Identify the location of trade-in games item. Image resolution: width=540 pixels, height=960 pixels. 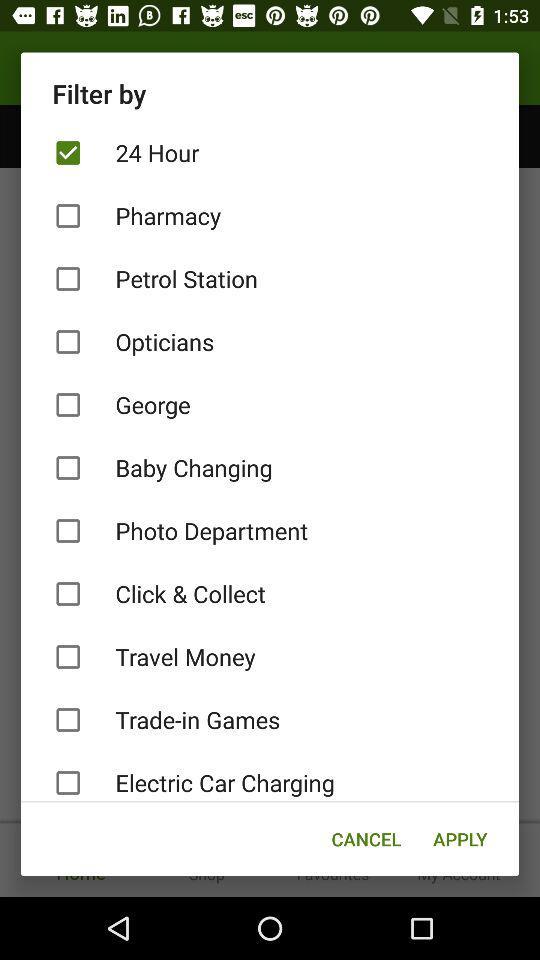
(270, 720).